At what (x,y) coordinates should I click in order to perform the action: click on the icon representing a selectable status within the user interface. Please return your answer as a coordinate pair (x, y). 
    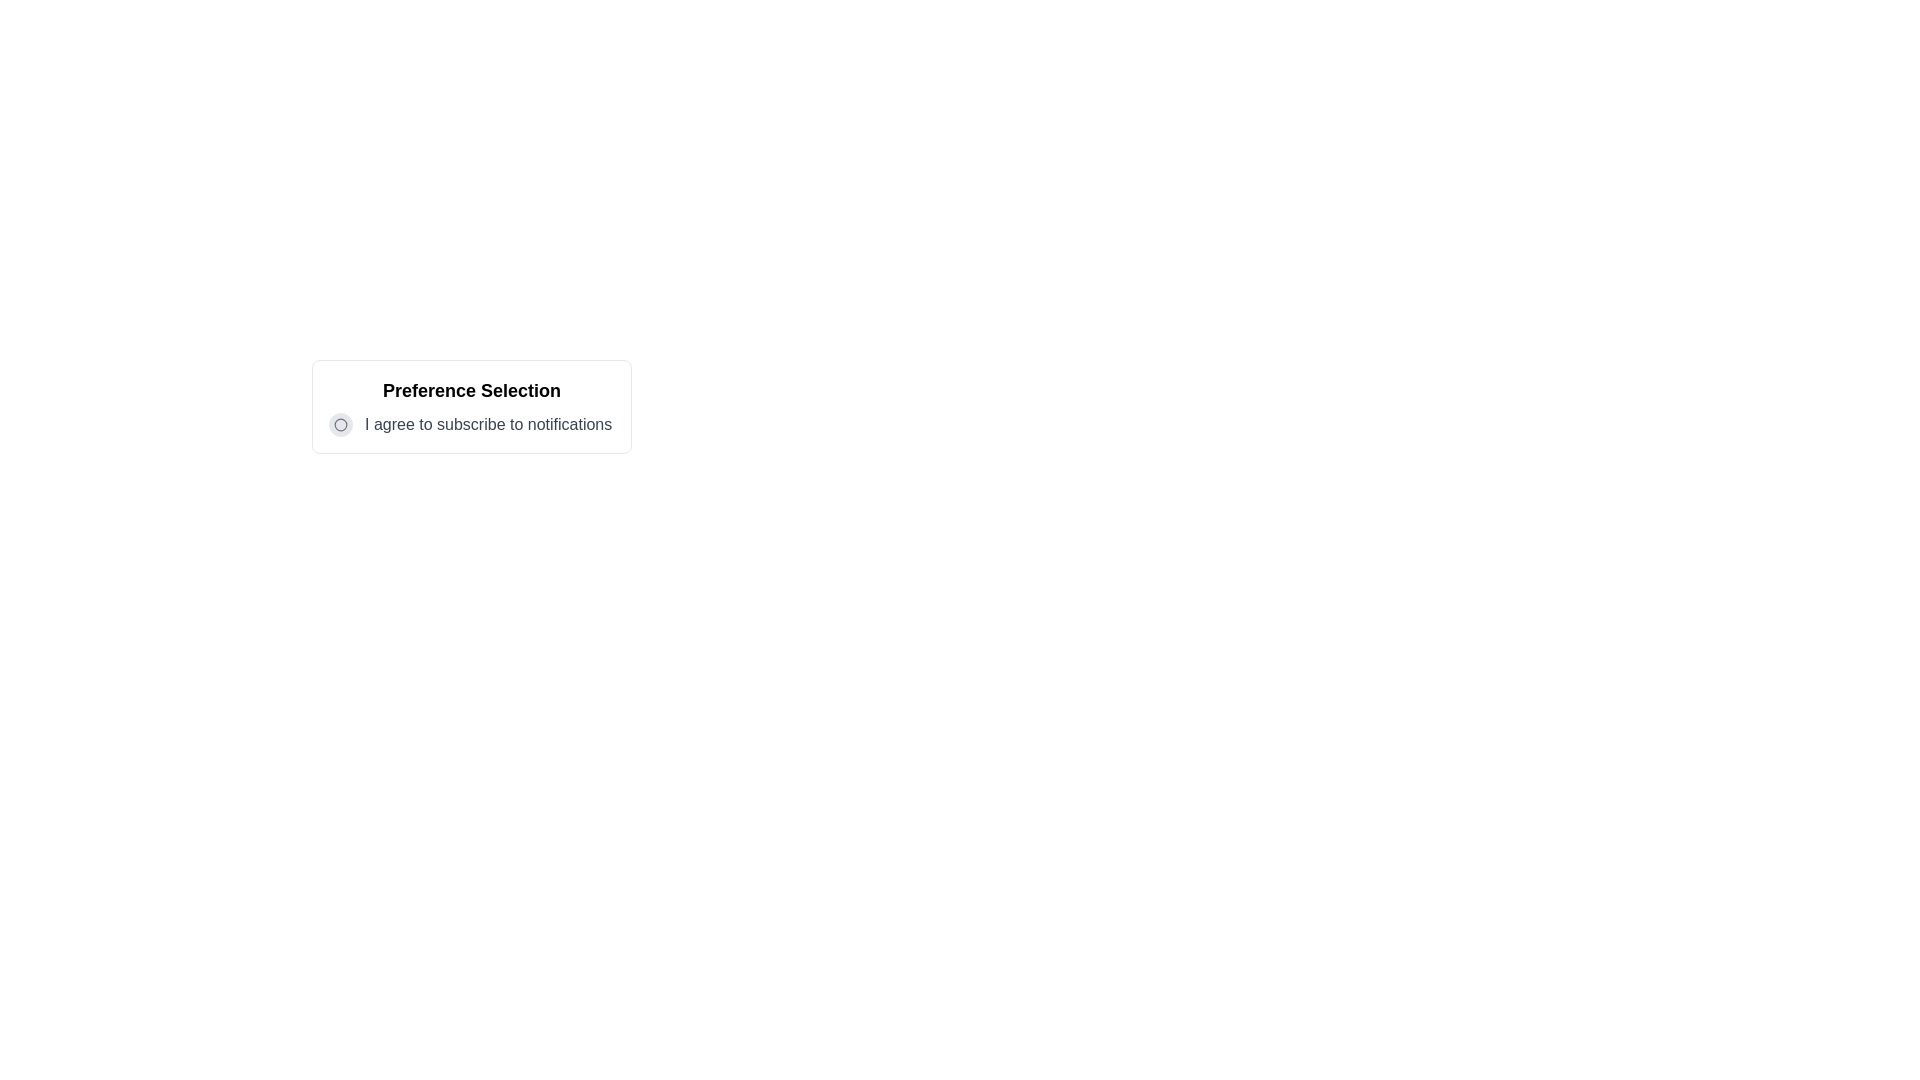
    Looking at the image, I should click on (340, 423).